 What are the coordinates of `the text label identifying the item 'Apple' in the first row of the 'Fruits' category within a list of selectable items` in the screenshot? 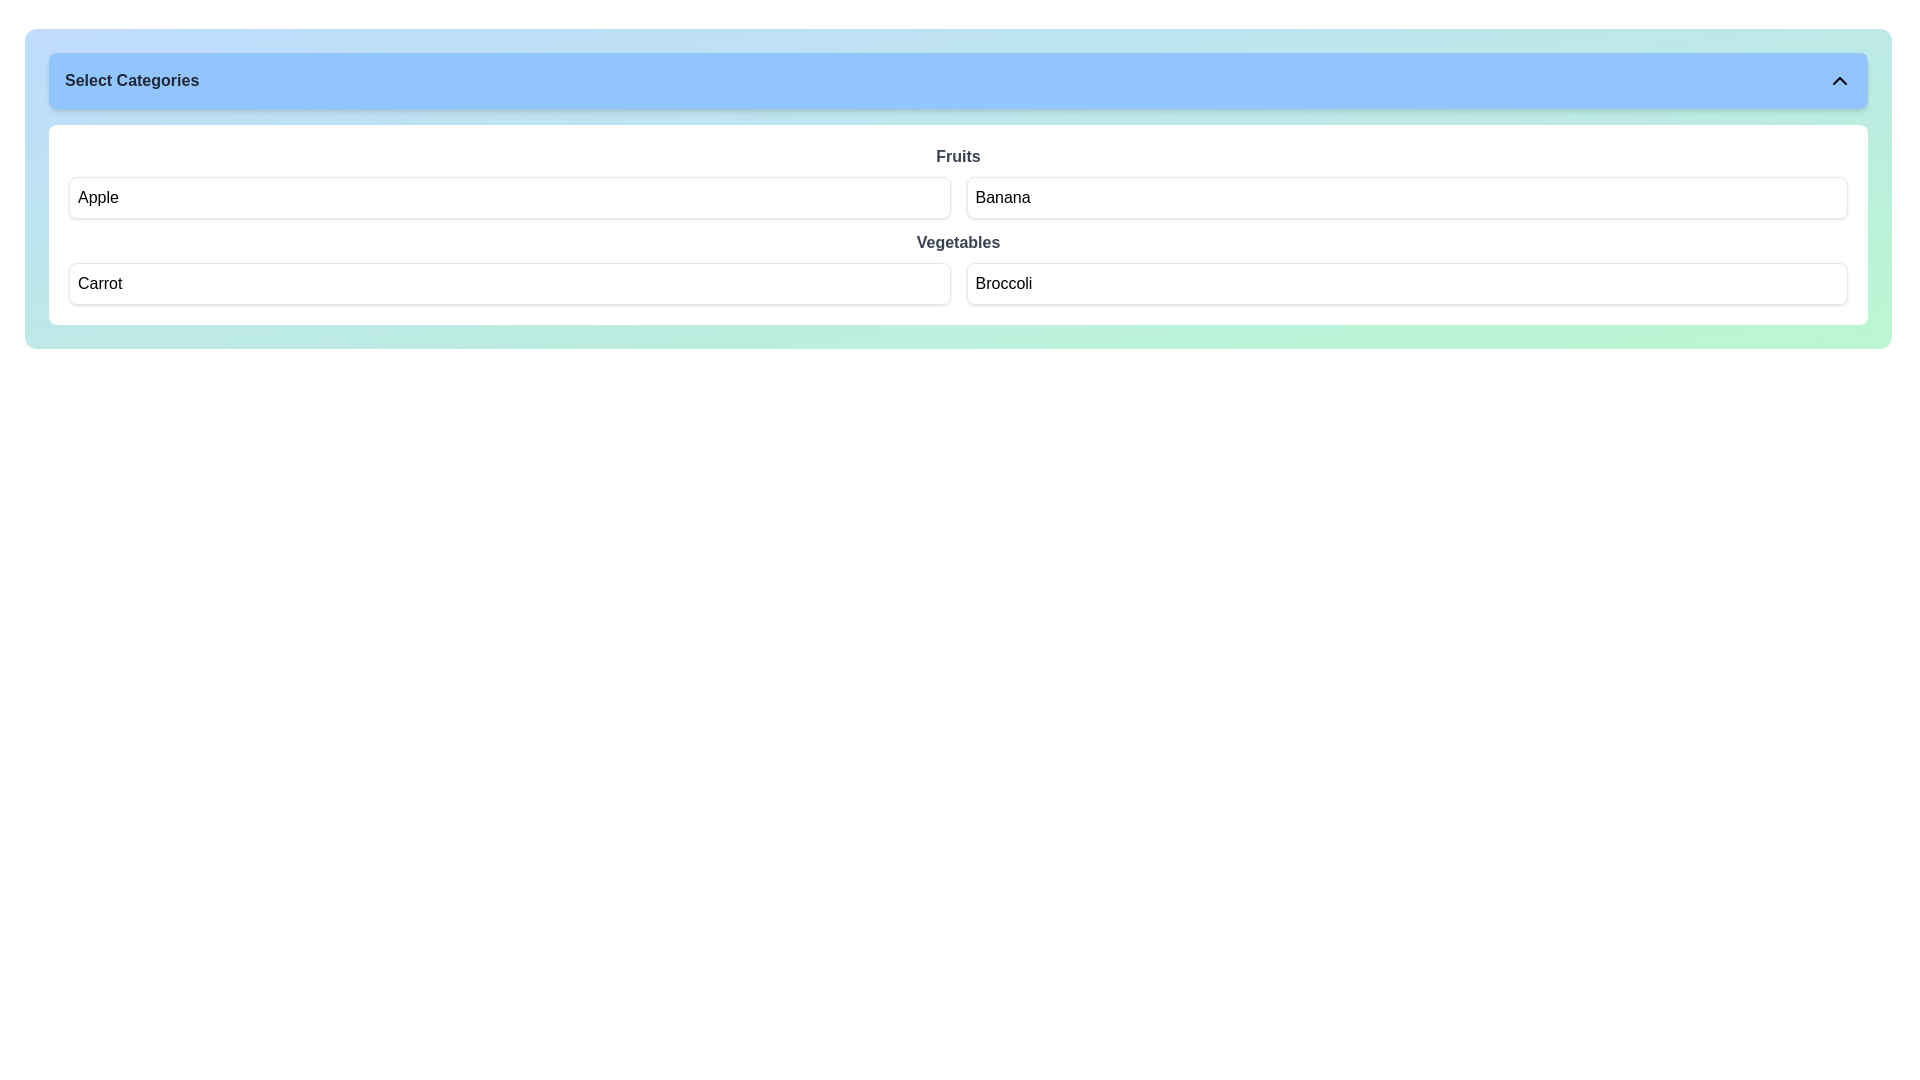 It's located at (97, 197).